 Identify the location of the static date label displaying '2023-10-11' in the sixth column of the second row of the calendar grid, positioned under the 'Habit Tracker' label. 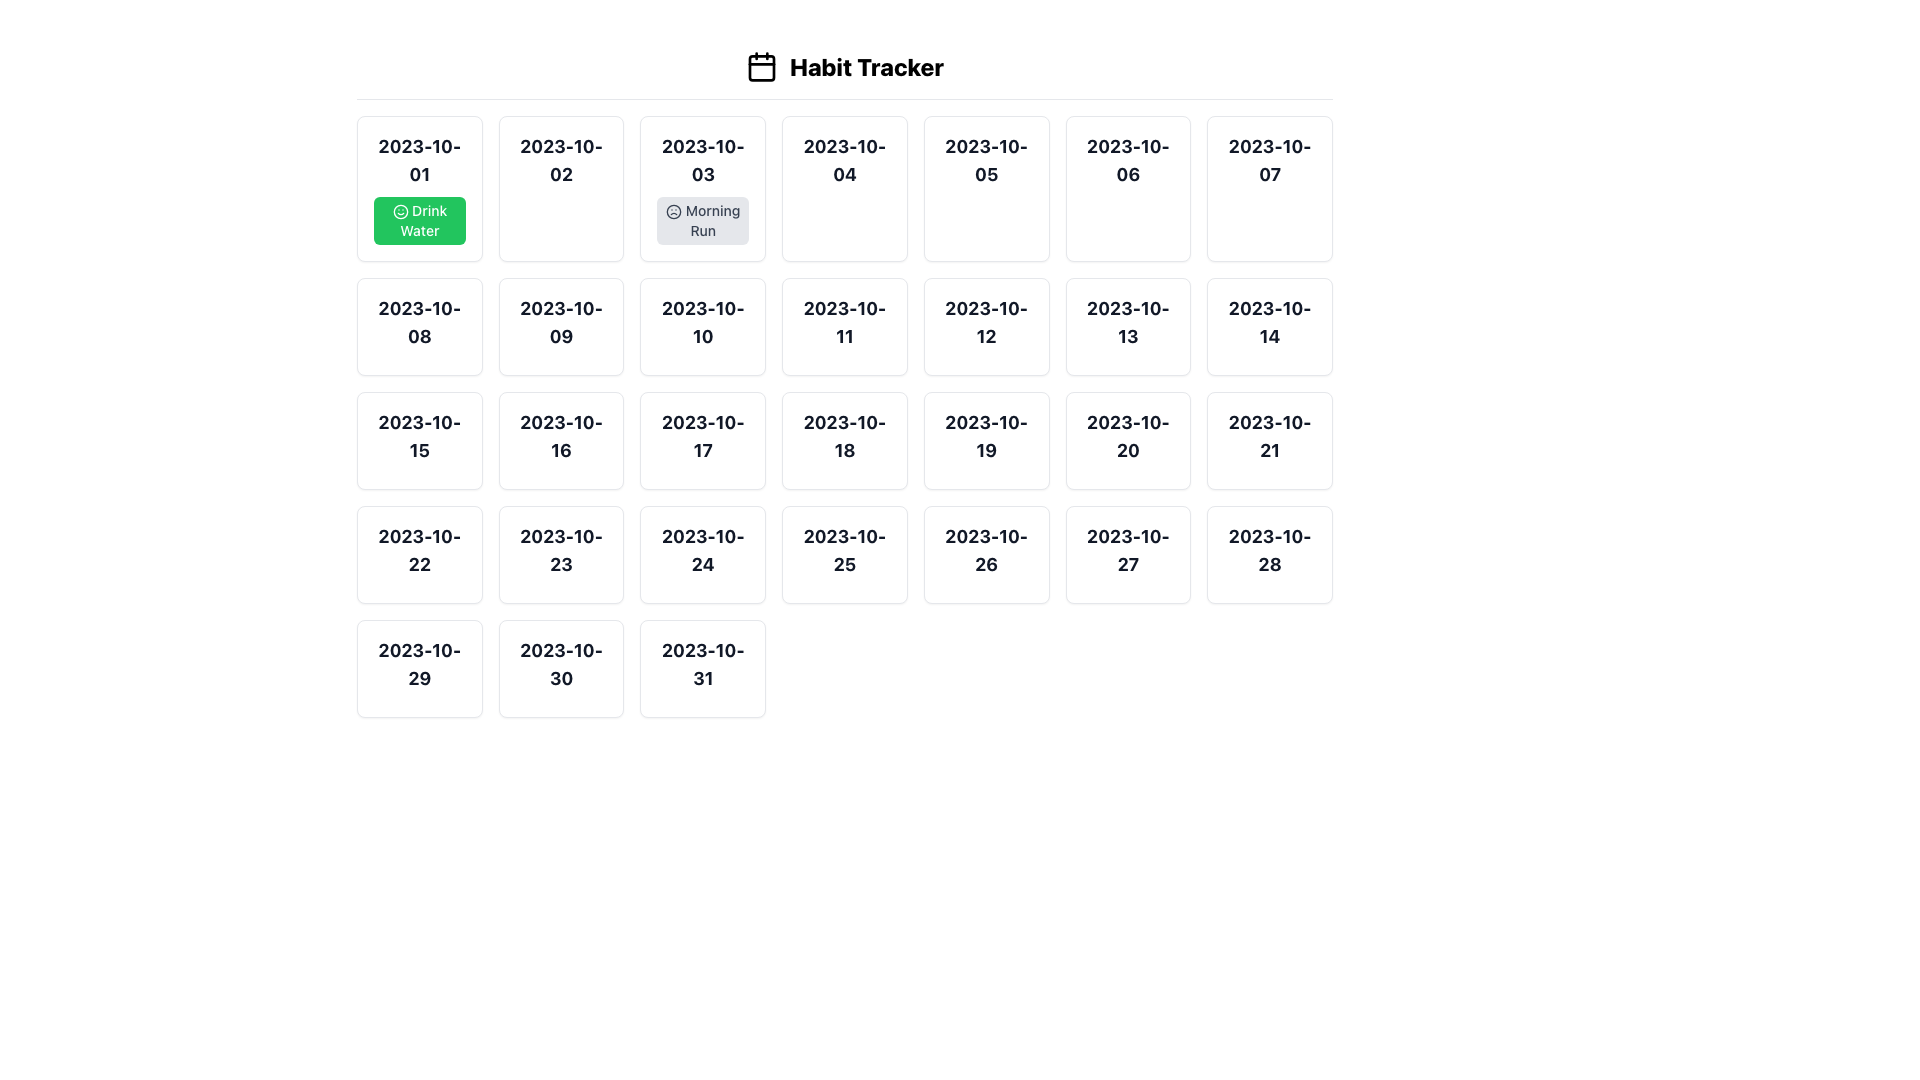
(844, 322).